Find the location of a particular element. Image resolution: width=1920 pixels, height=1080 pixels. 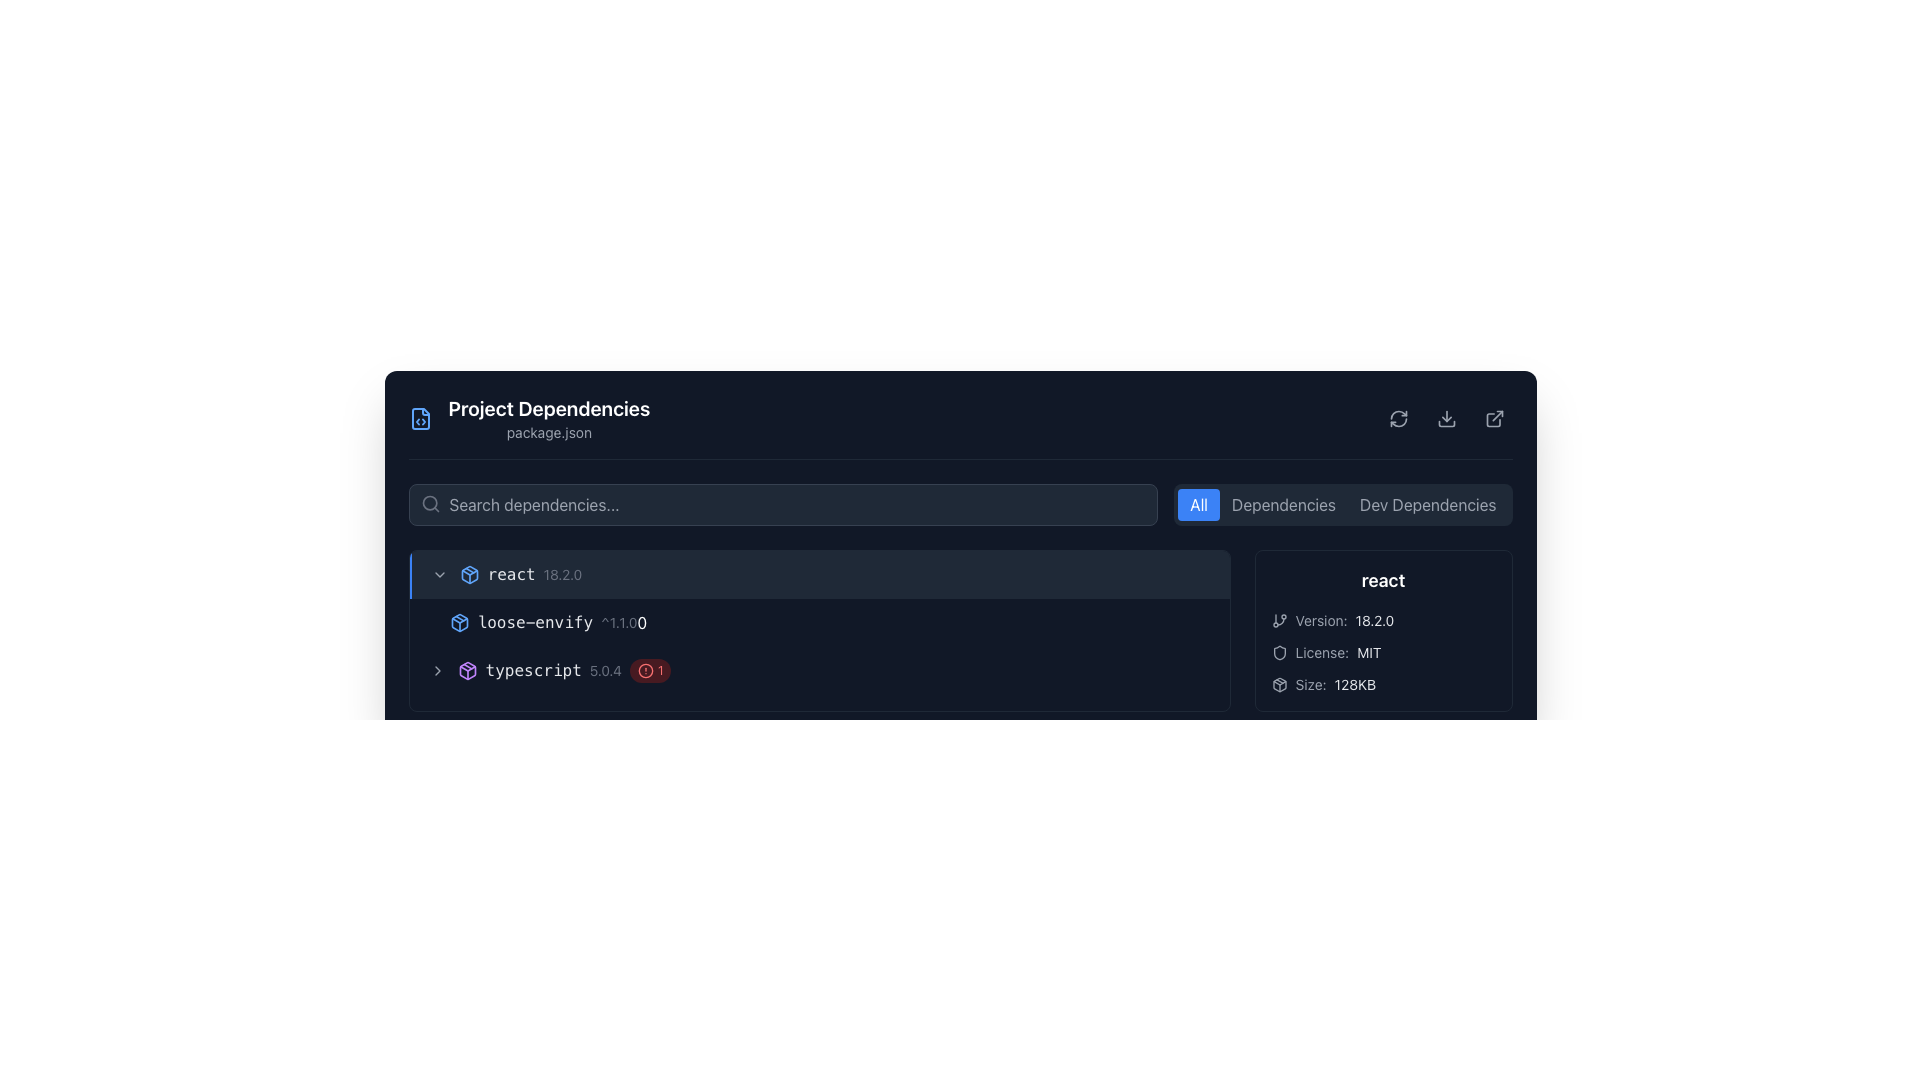

the Icon Button located near the top-right corner of the interface is located at coordinates (1446, 418).